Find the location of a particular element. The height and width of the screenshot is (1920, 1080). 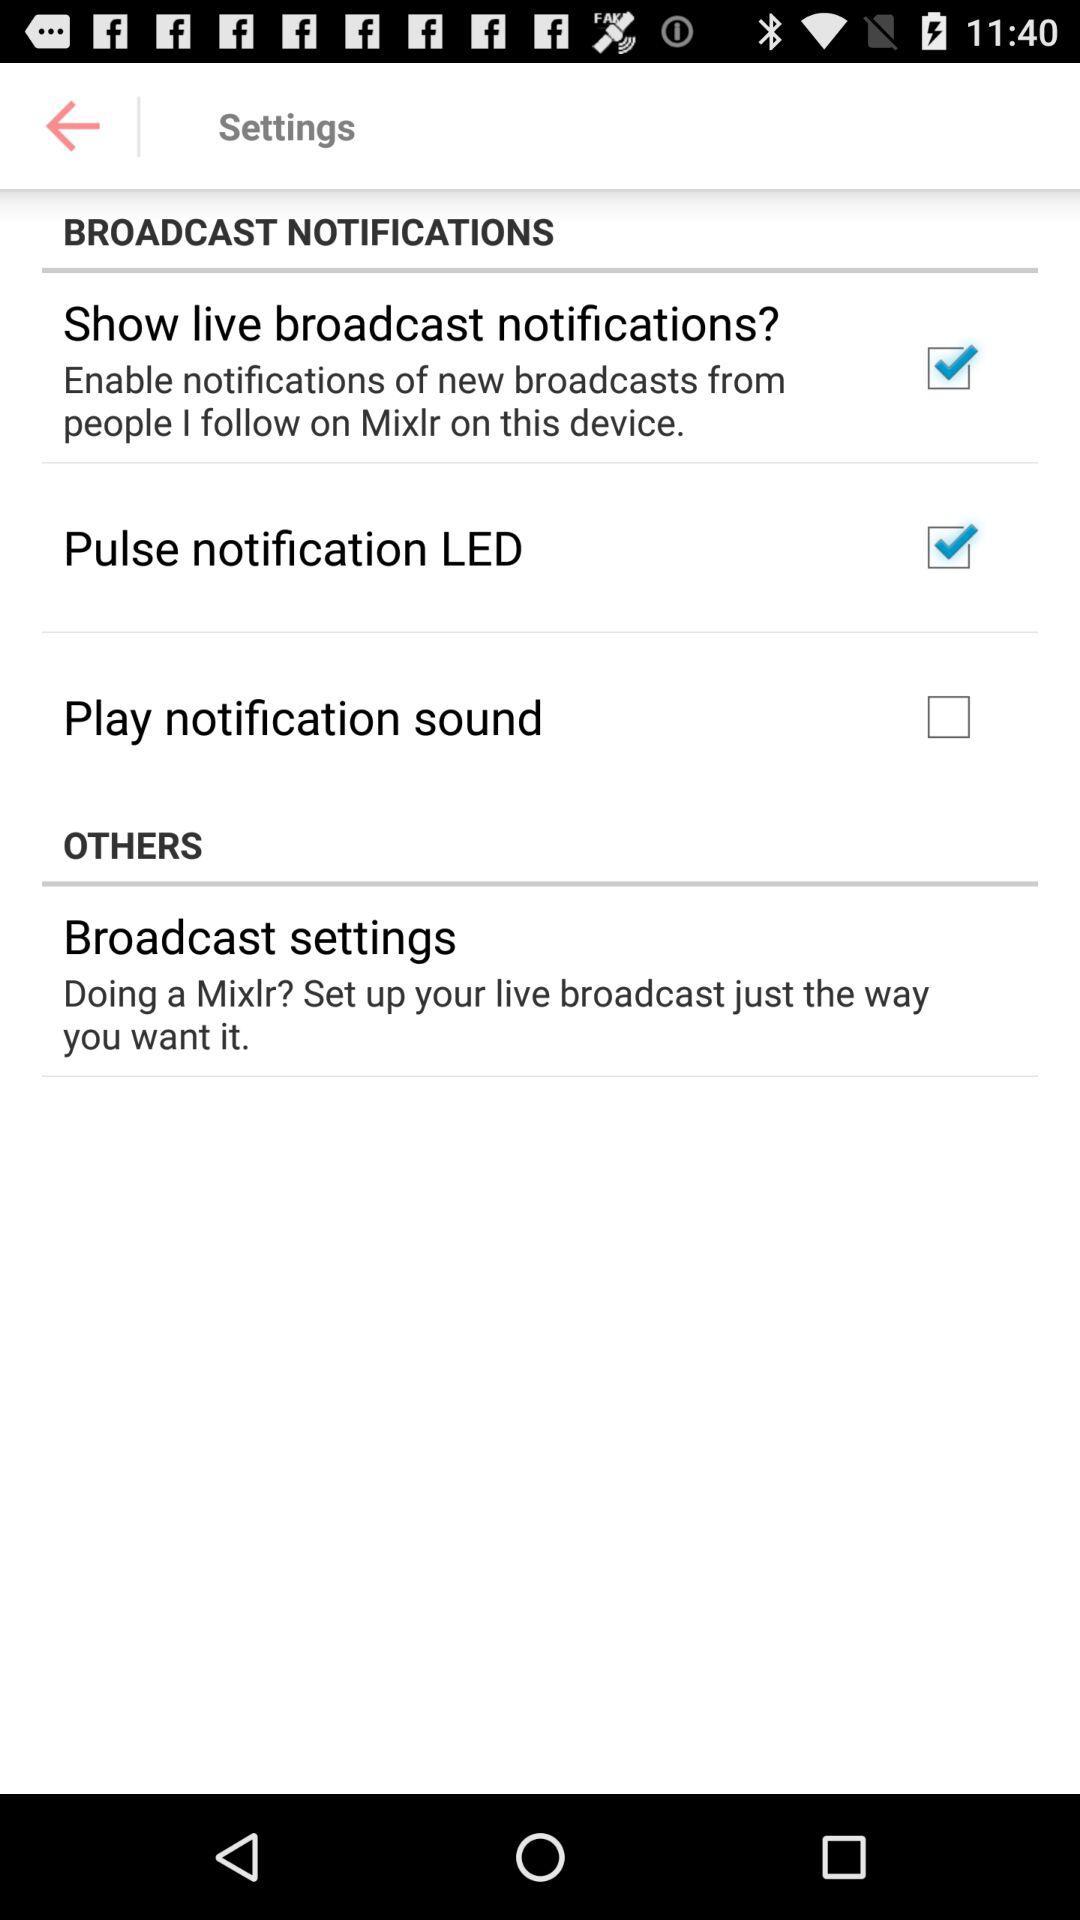

the play notification sound item is located at coordinates (303, 716).